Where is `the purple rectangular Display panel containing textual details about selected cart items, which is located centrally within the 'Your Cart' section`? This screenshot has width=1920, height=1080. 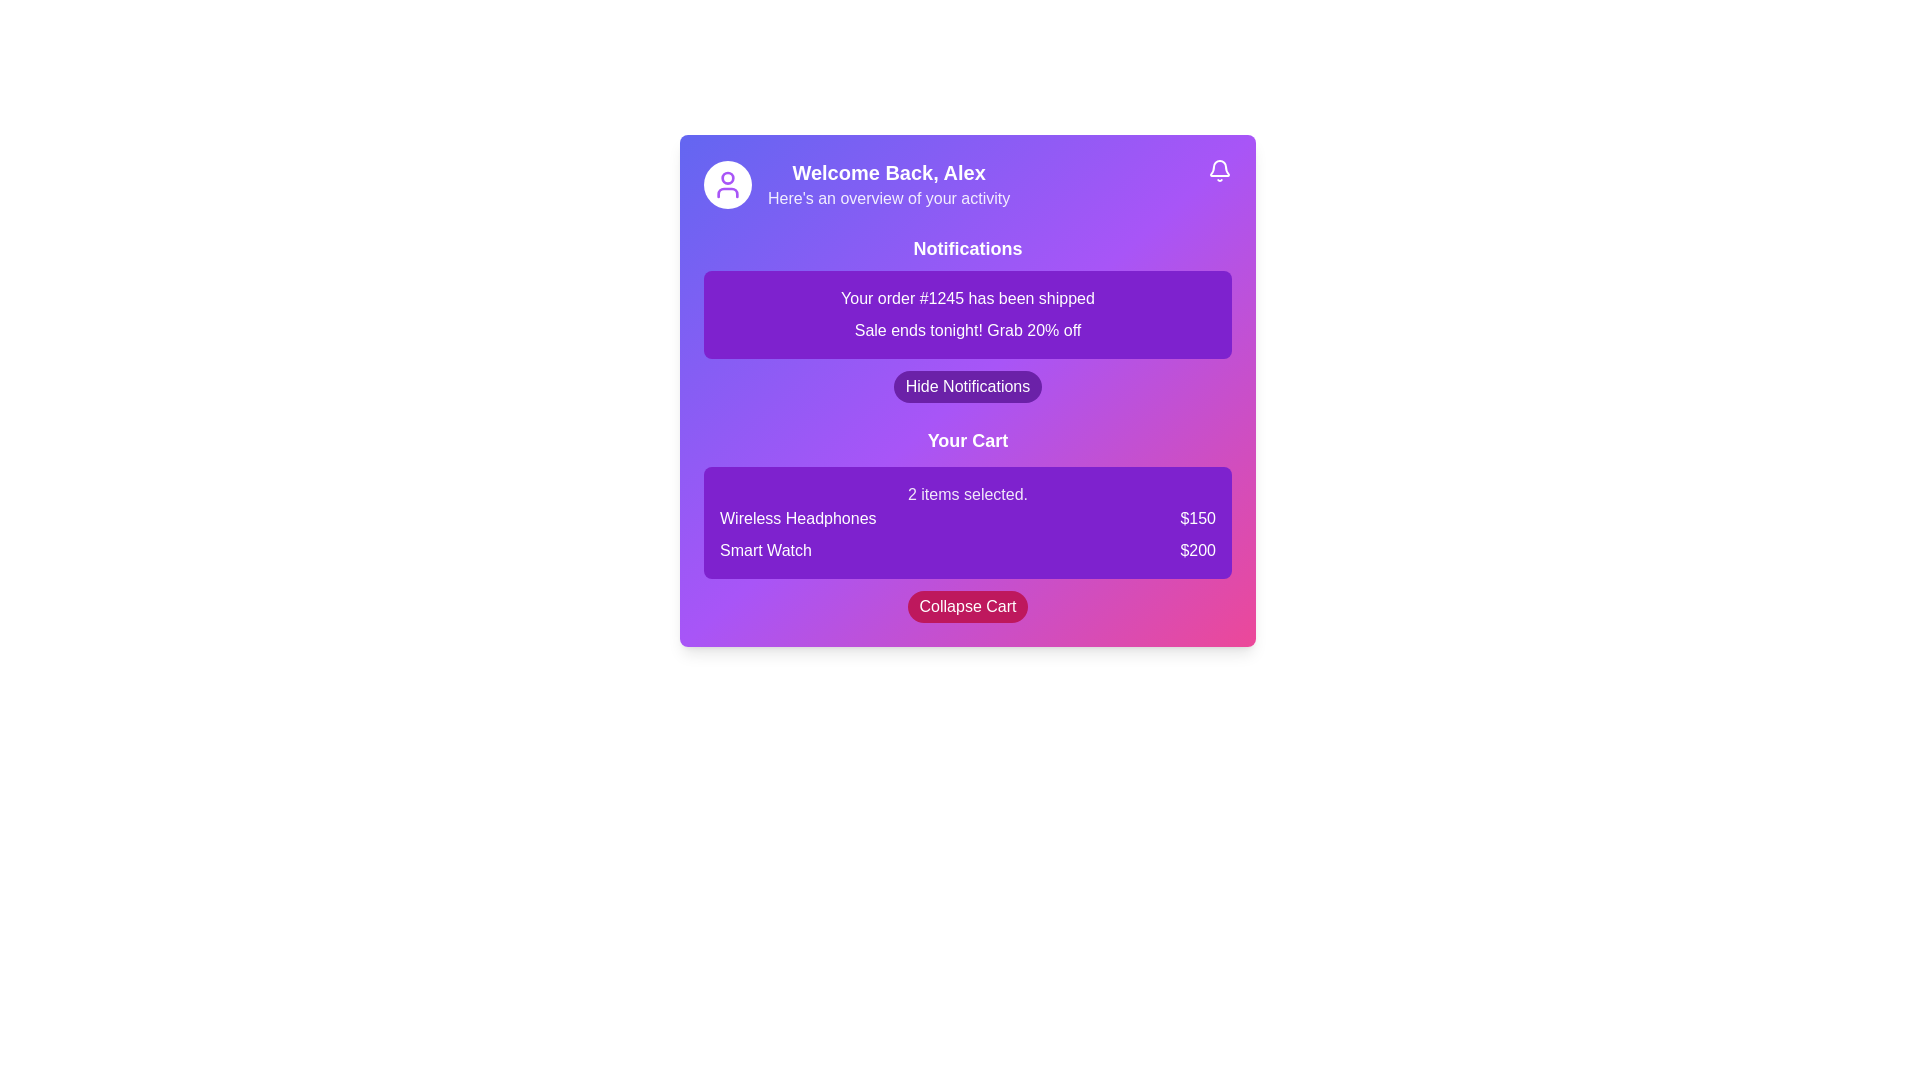 the purple rectangular Display panel containing textual details about selected cart items, which is located centrally within the 'Your Cart' section is located at coordinates (968, 522).